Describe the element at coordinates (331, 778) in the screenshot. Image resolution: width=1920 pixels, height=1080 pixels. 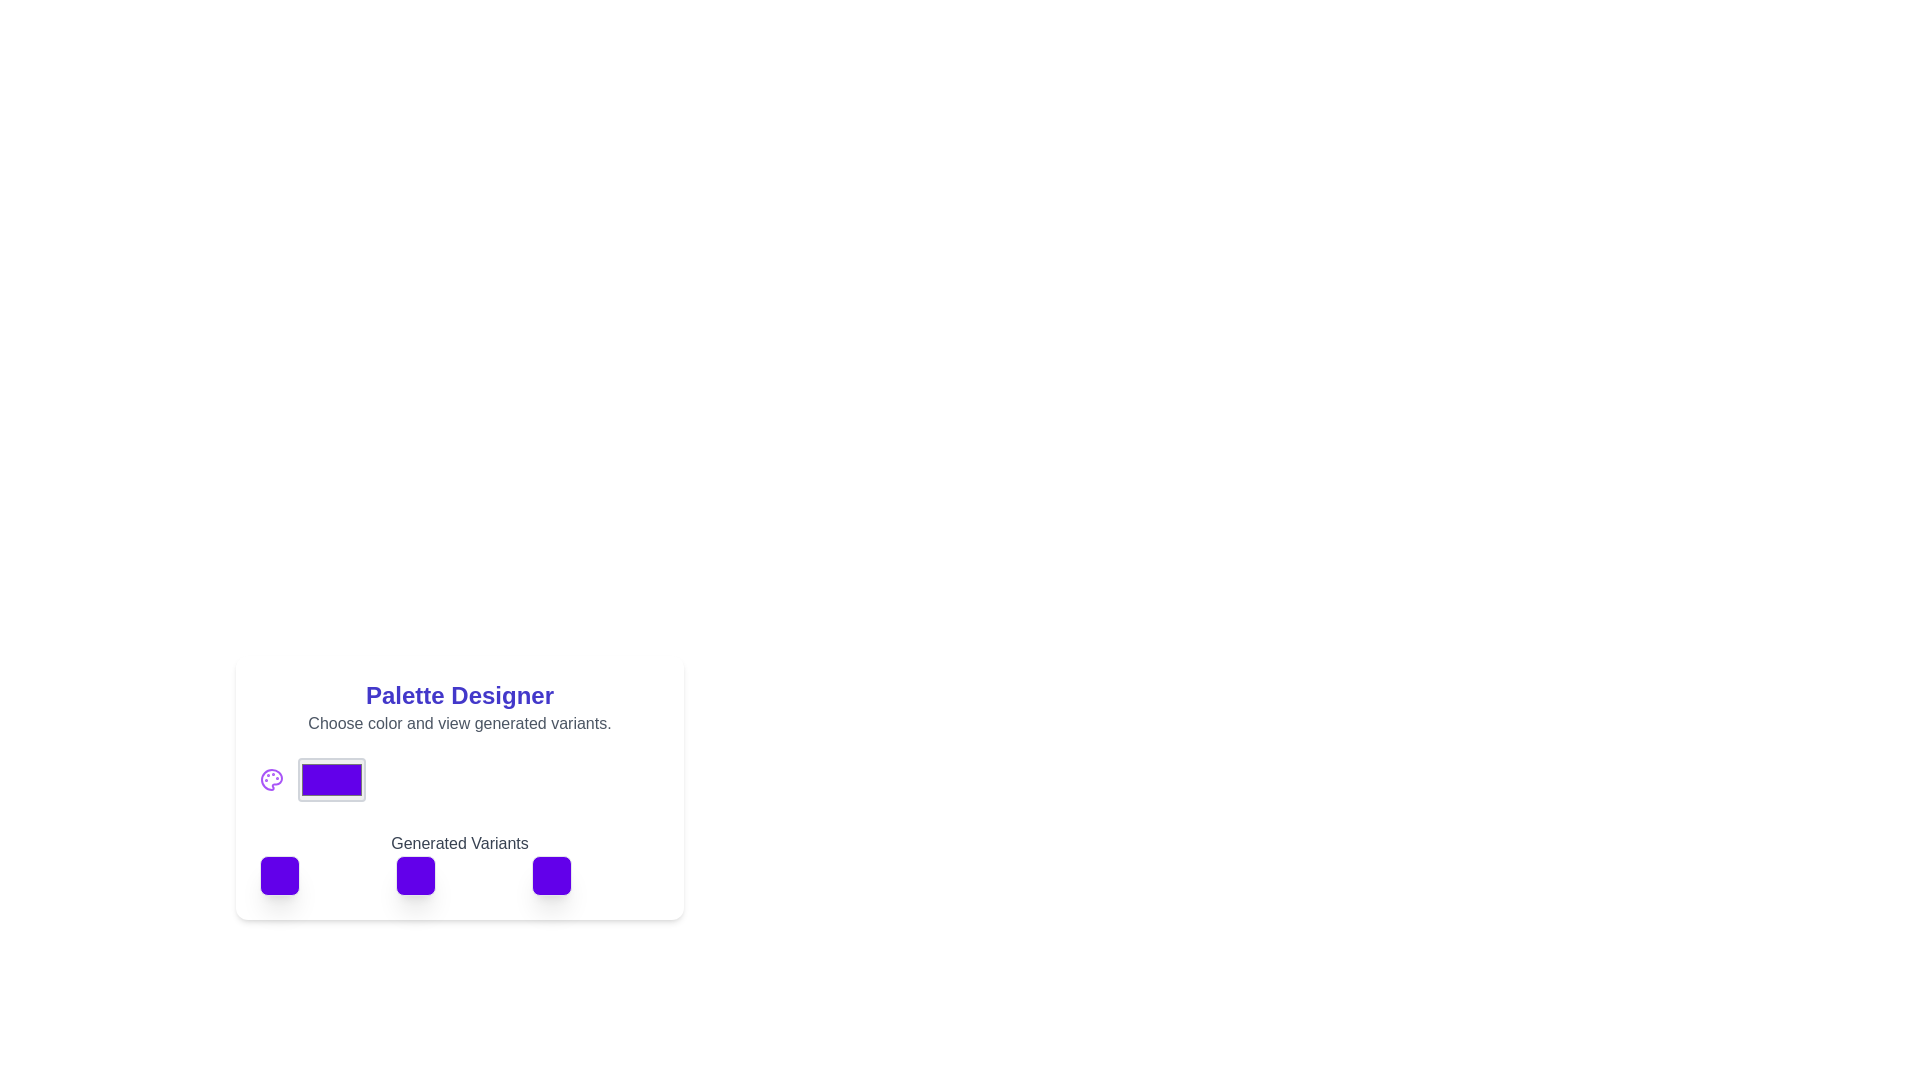
I see `the rectangular color input field with rounded corners and a purple fill color` at that location.